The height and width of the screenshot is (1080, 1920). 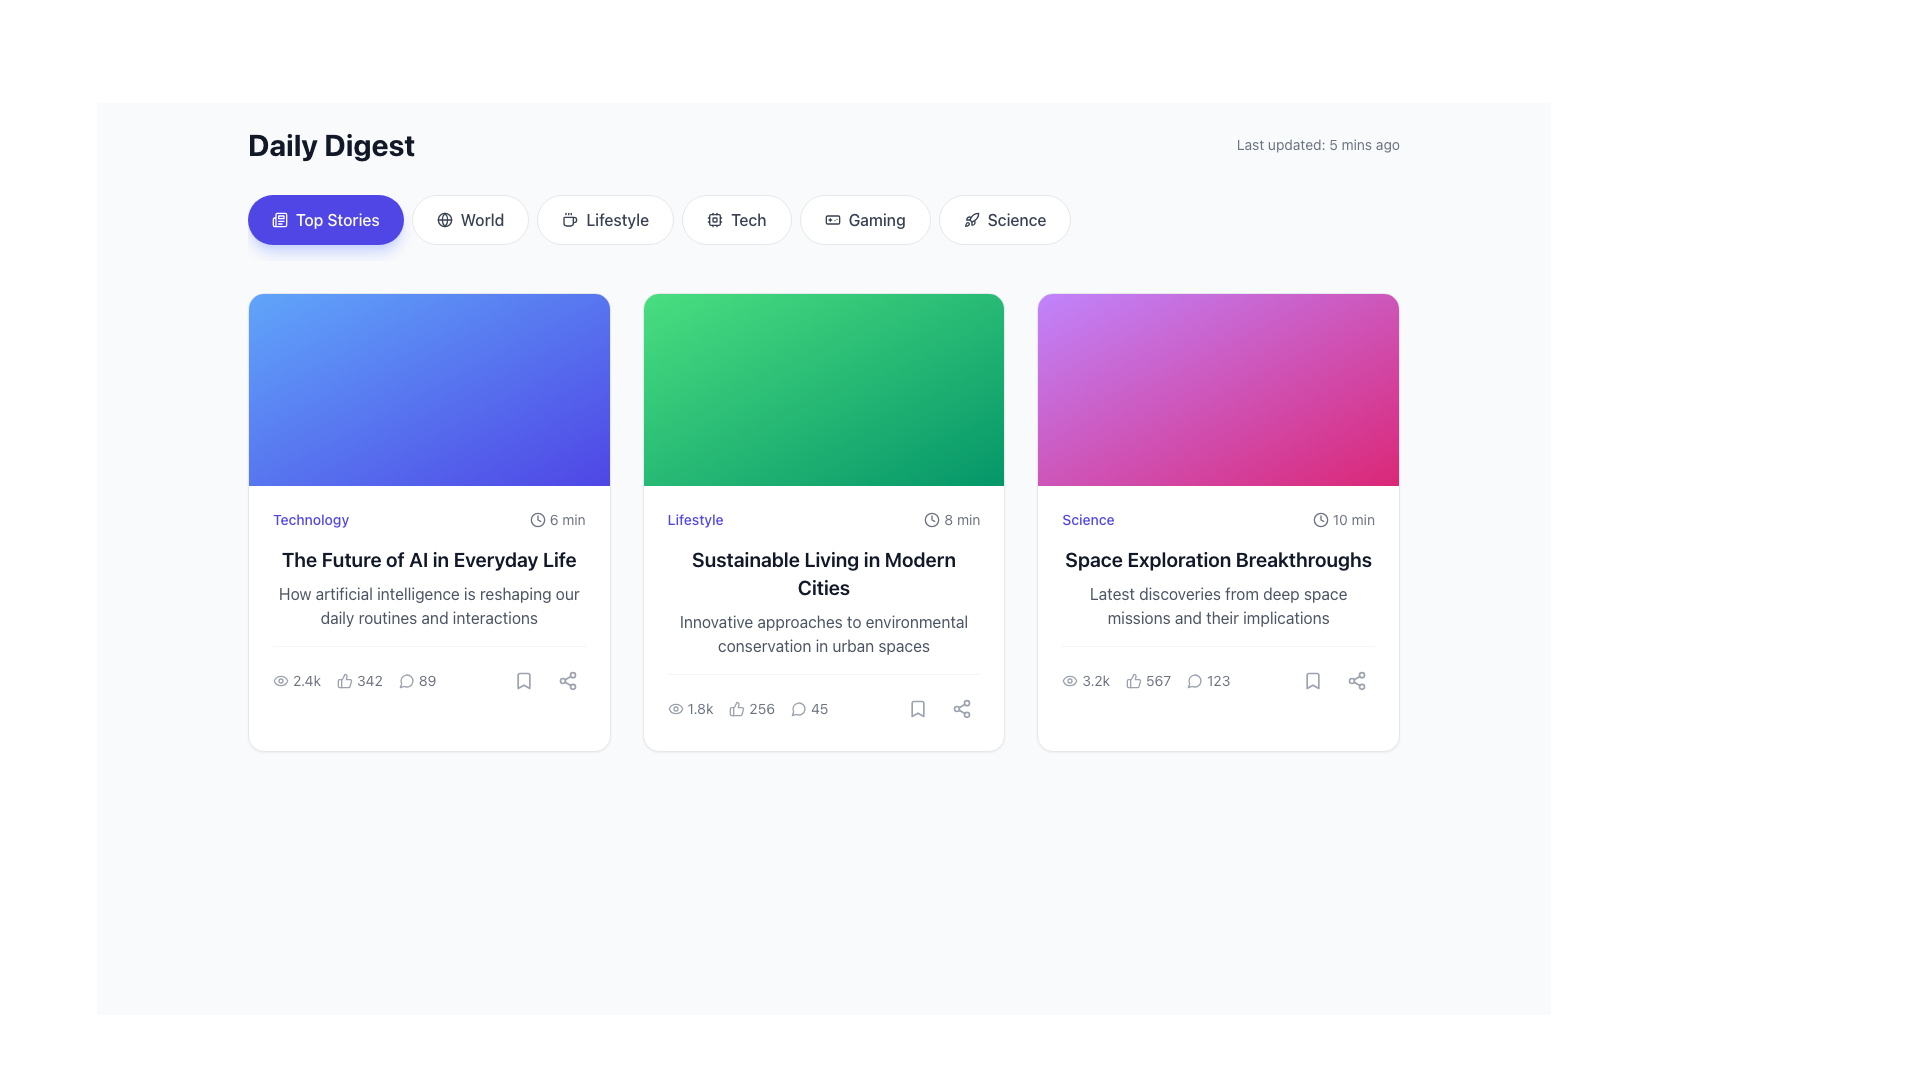 I want to click on the 'Science' category filter button located at the top right of the interface, so click(x=1005, y=219).